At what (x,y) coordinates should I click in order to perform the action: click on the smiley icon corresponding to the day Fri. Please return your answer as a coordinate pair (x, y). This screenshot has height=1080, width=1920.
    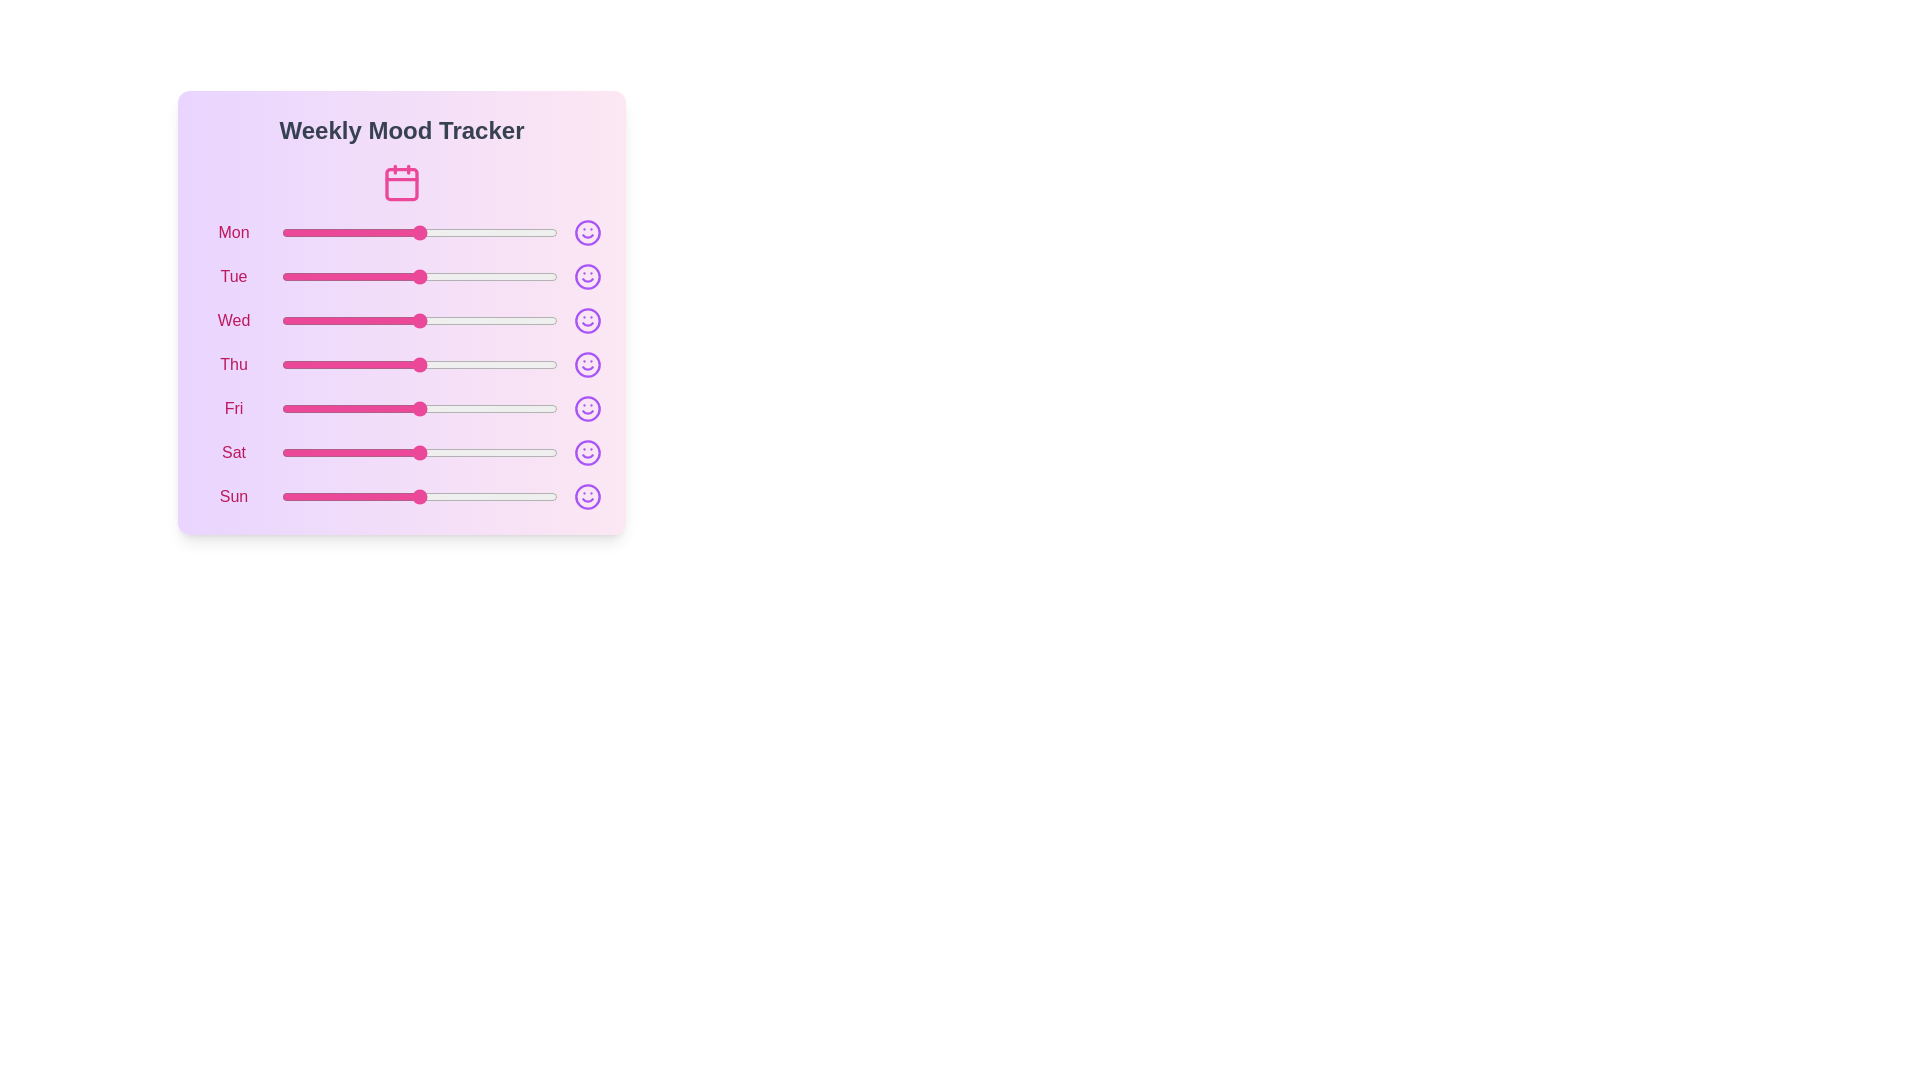
    Looking at the image, I should click on (587, 407).